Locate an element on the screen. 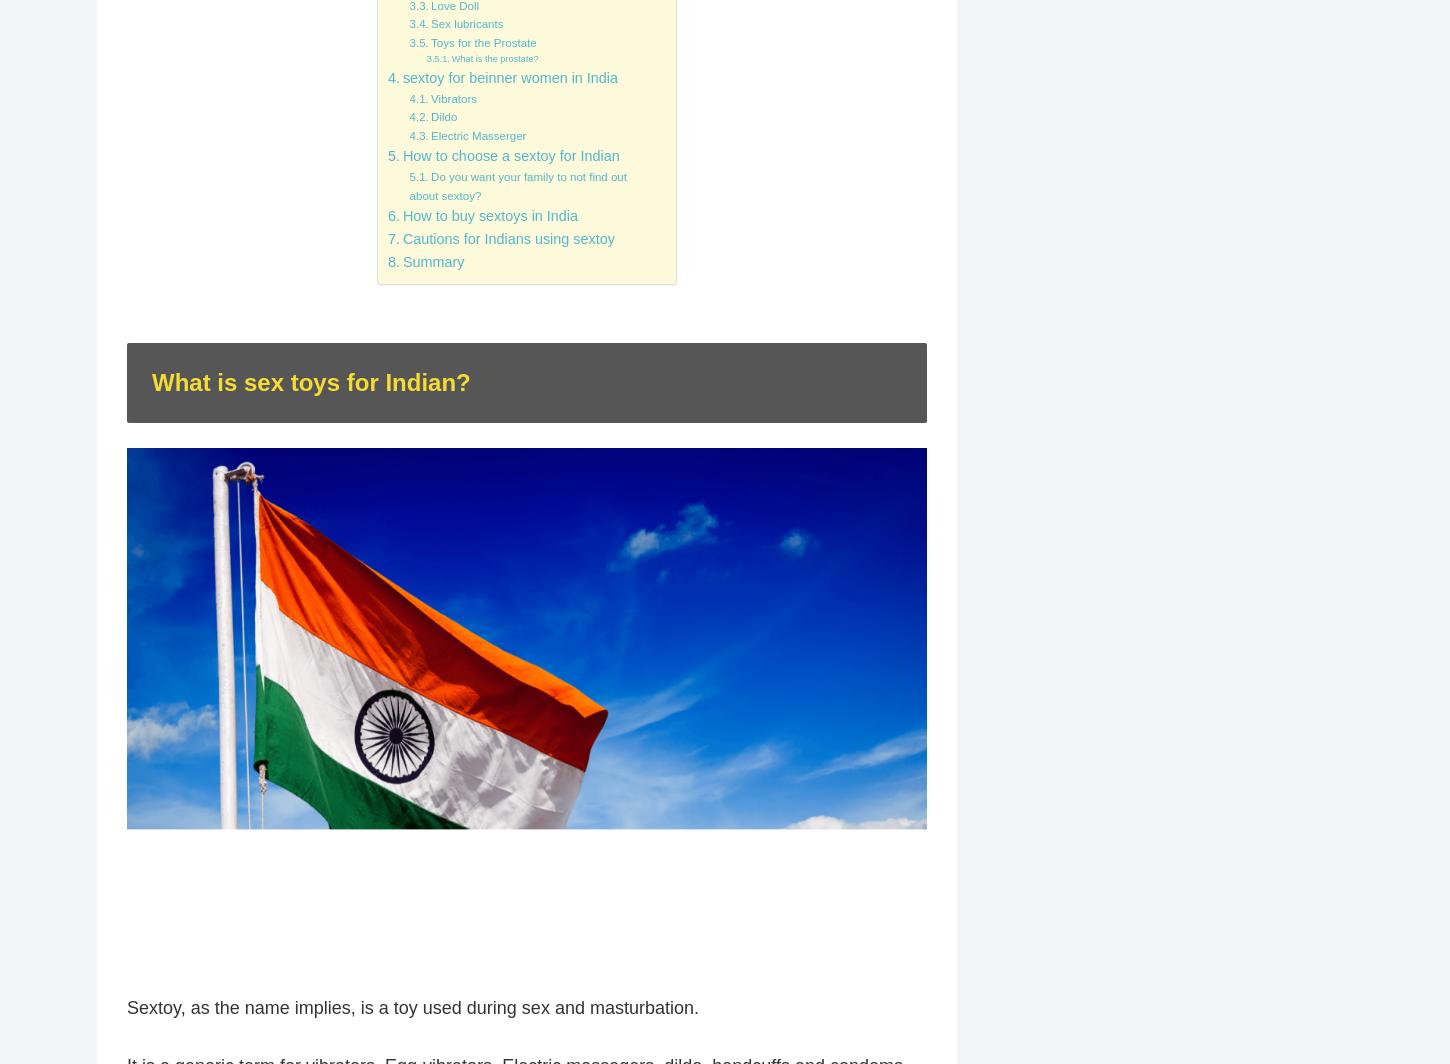 This screenshot has width=1450, height=1064. 'Summary' is located at coordinates (431, 261).